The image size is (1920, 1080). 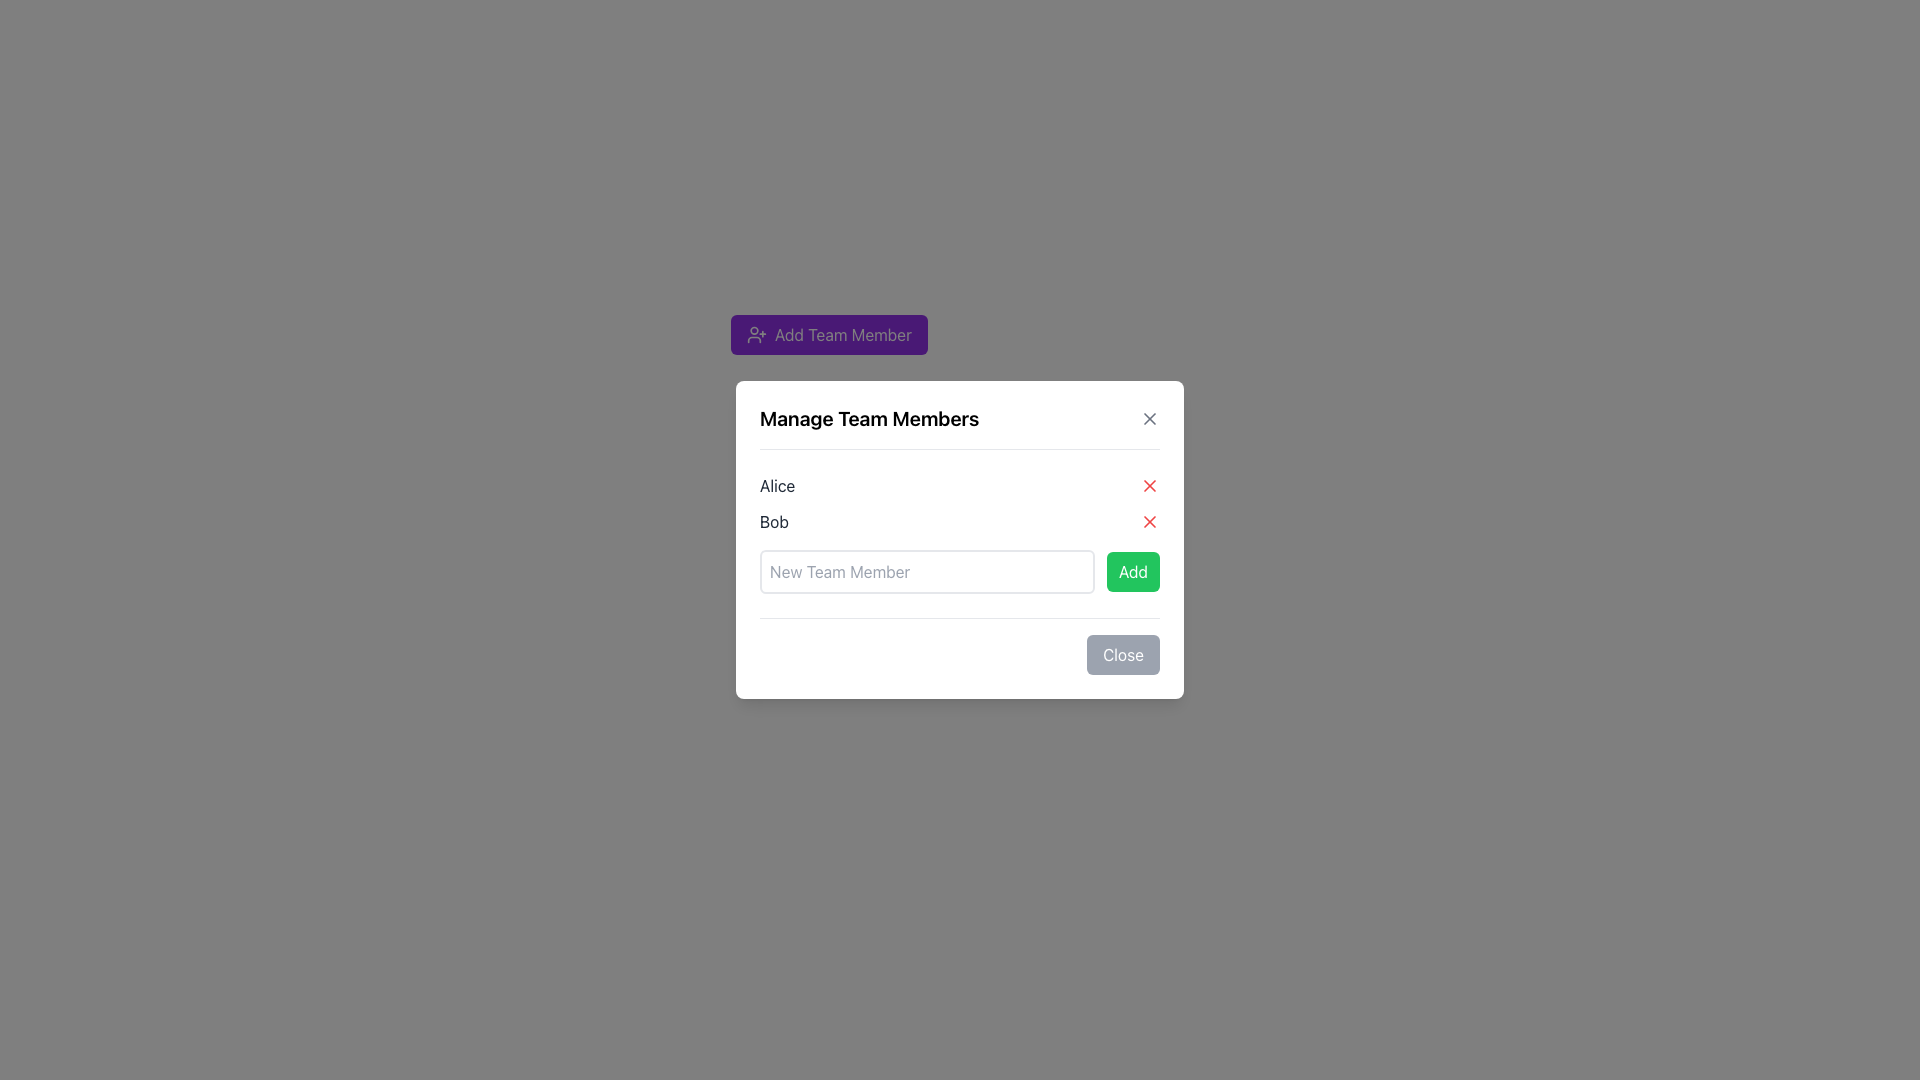 What do you see at coordinates (1123, 655) in the screenshot?
I see `the 'Close' button with a gray background and white text in the bottom-right section of the 'Manage Team Members' modal dialog` at bounding box center [1123, 655].